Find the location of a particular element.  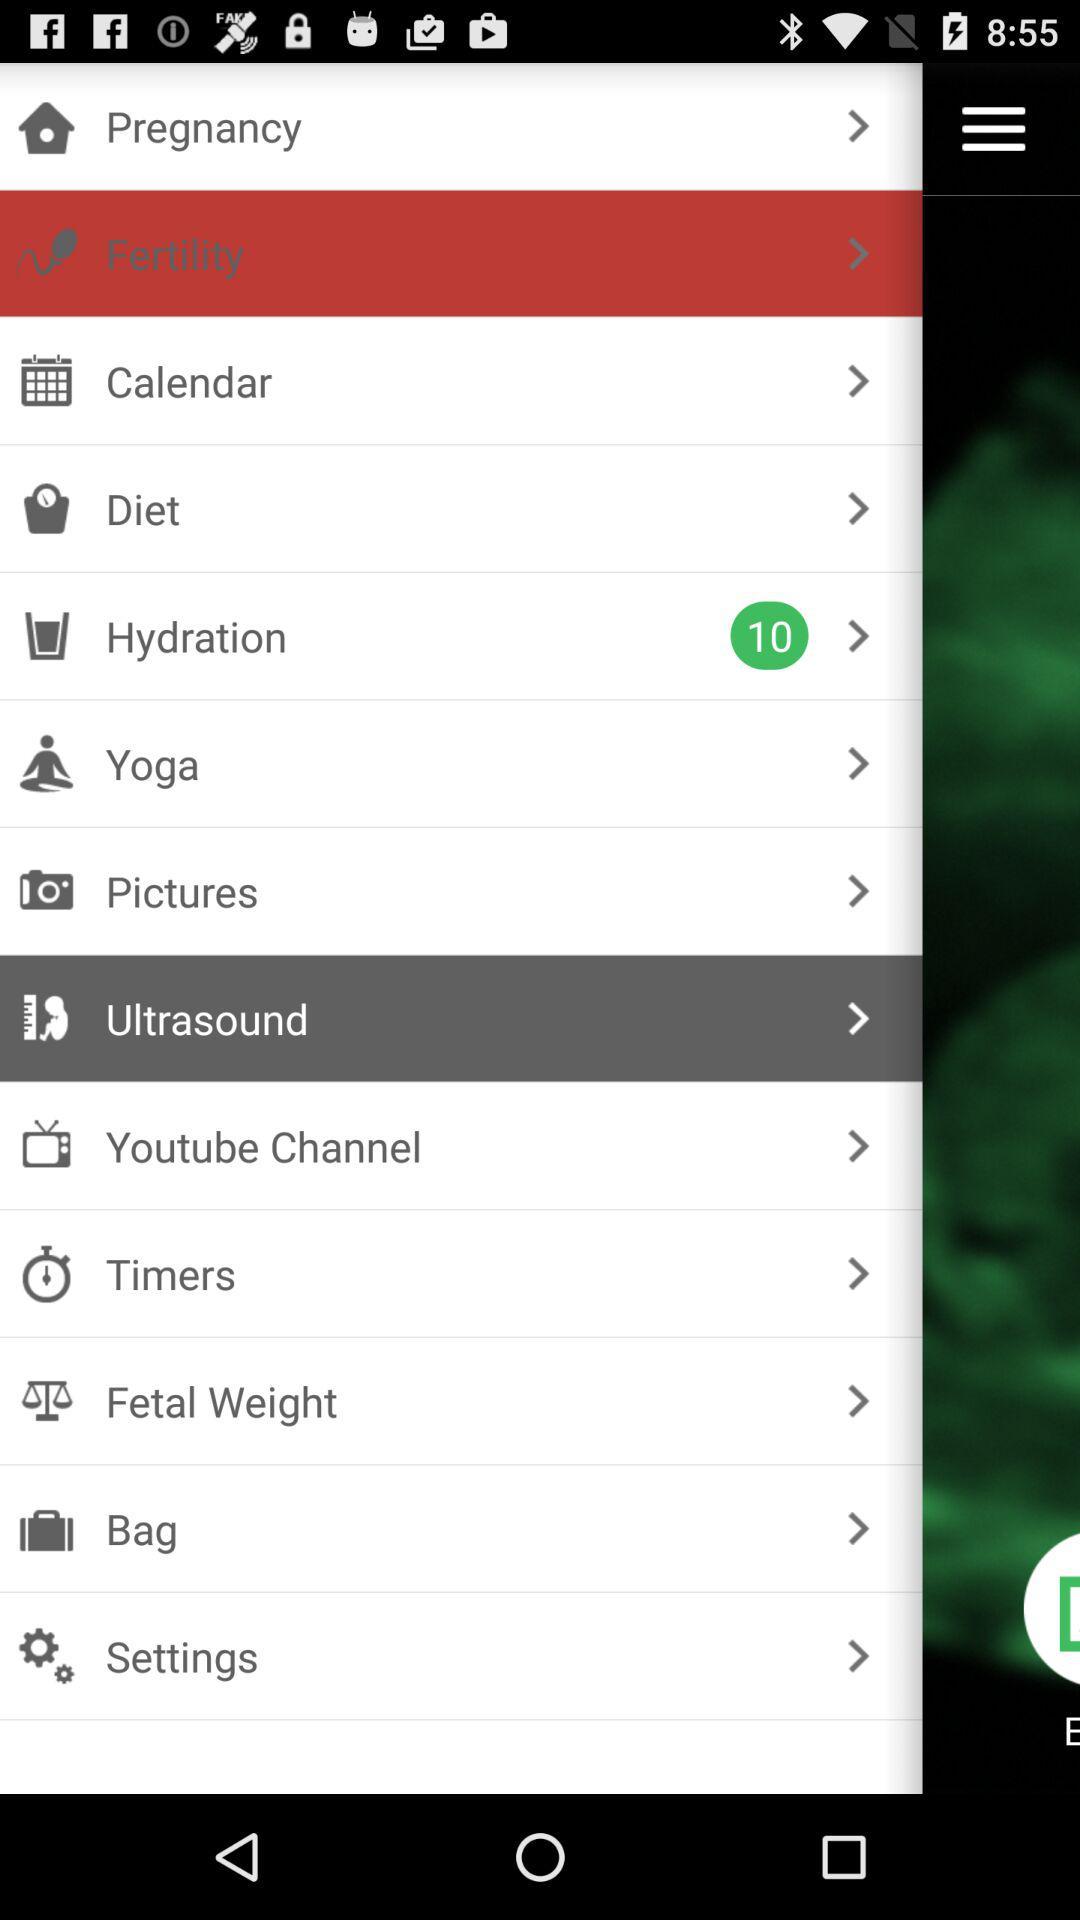

the settings icon below the text bag is located at coordinates (45, 1656).